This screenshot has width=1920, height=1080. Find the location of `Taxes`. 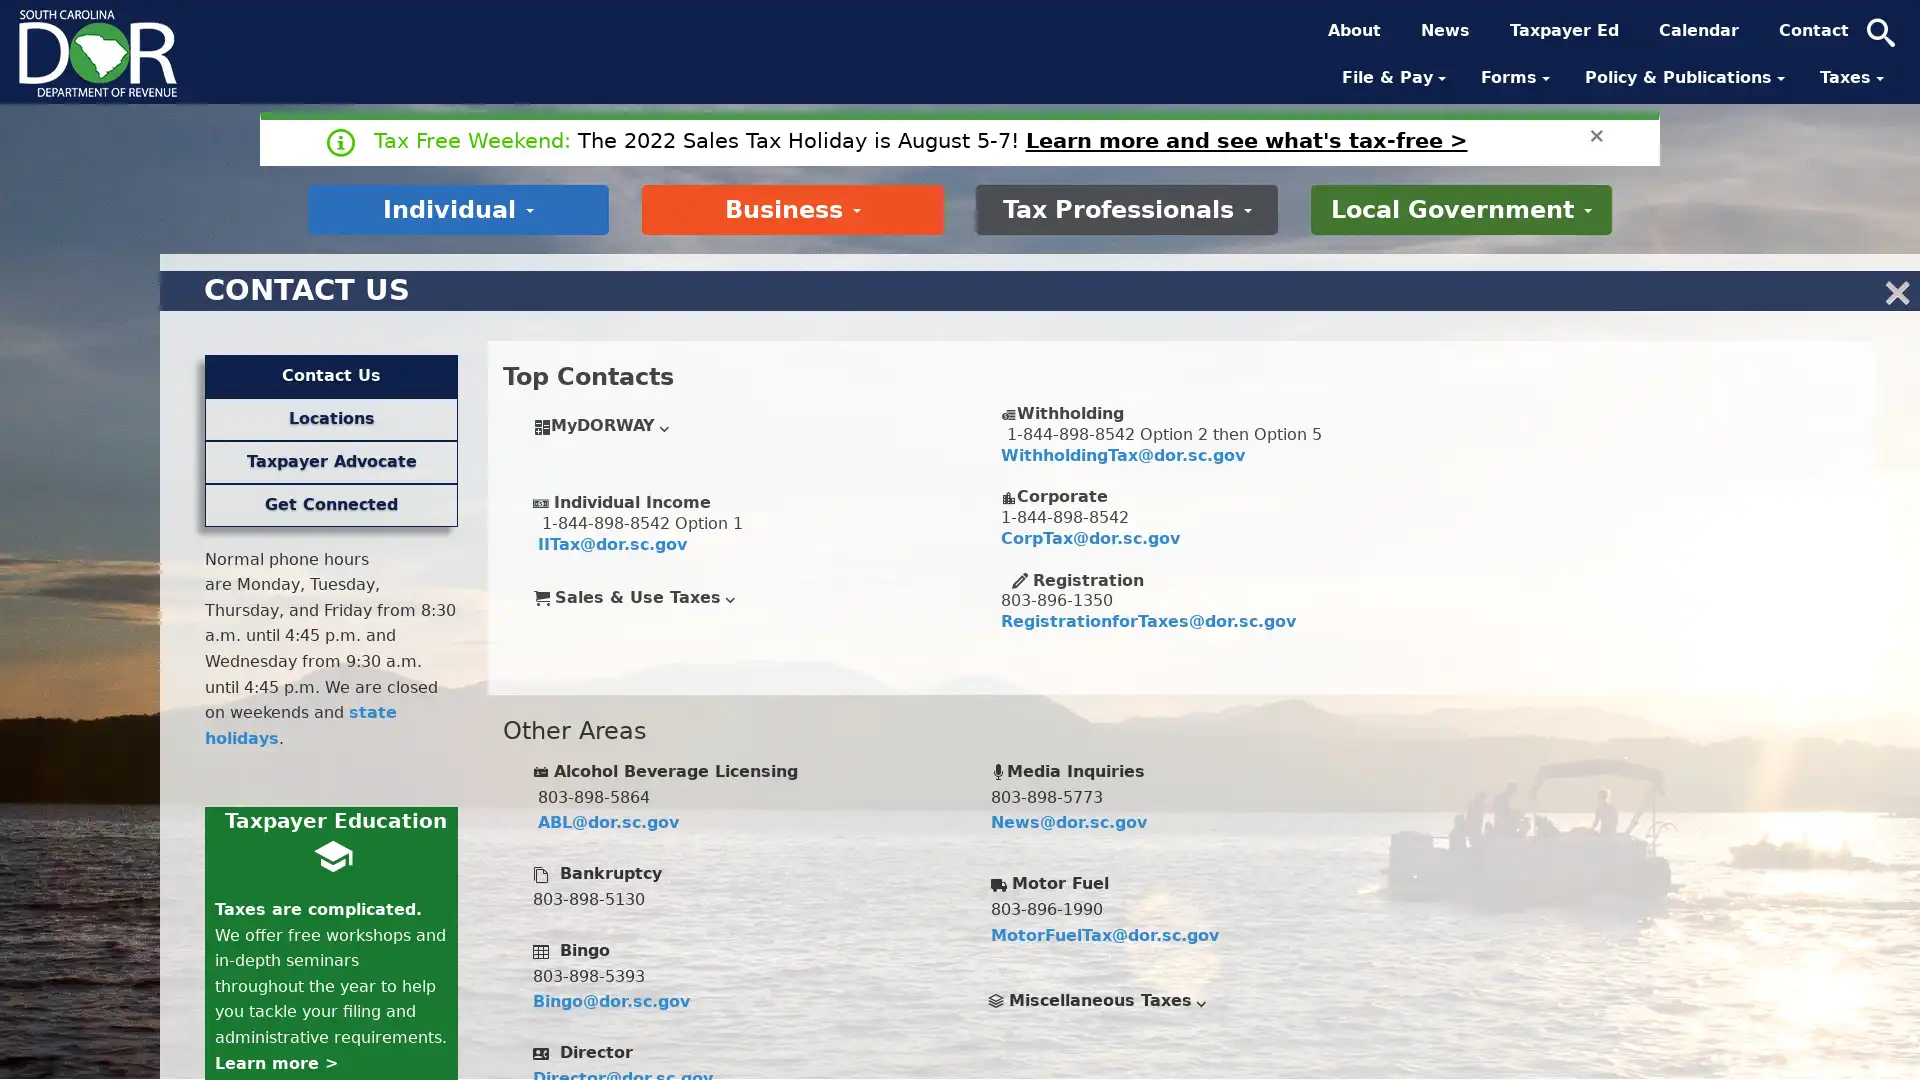

Taxes is located at coordinates (1853, 76).